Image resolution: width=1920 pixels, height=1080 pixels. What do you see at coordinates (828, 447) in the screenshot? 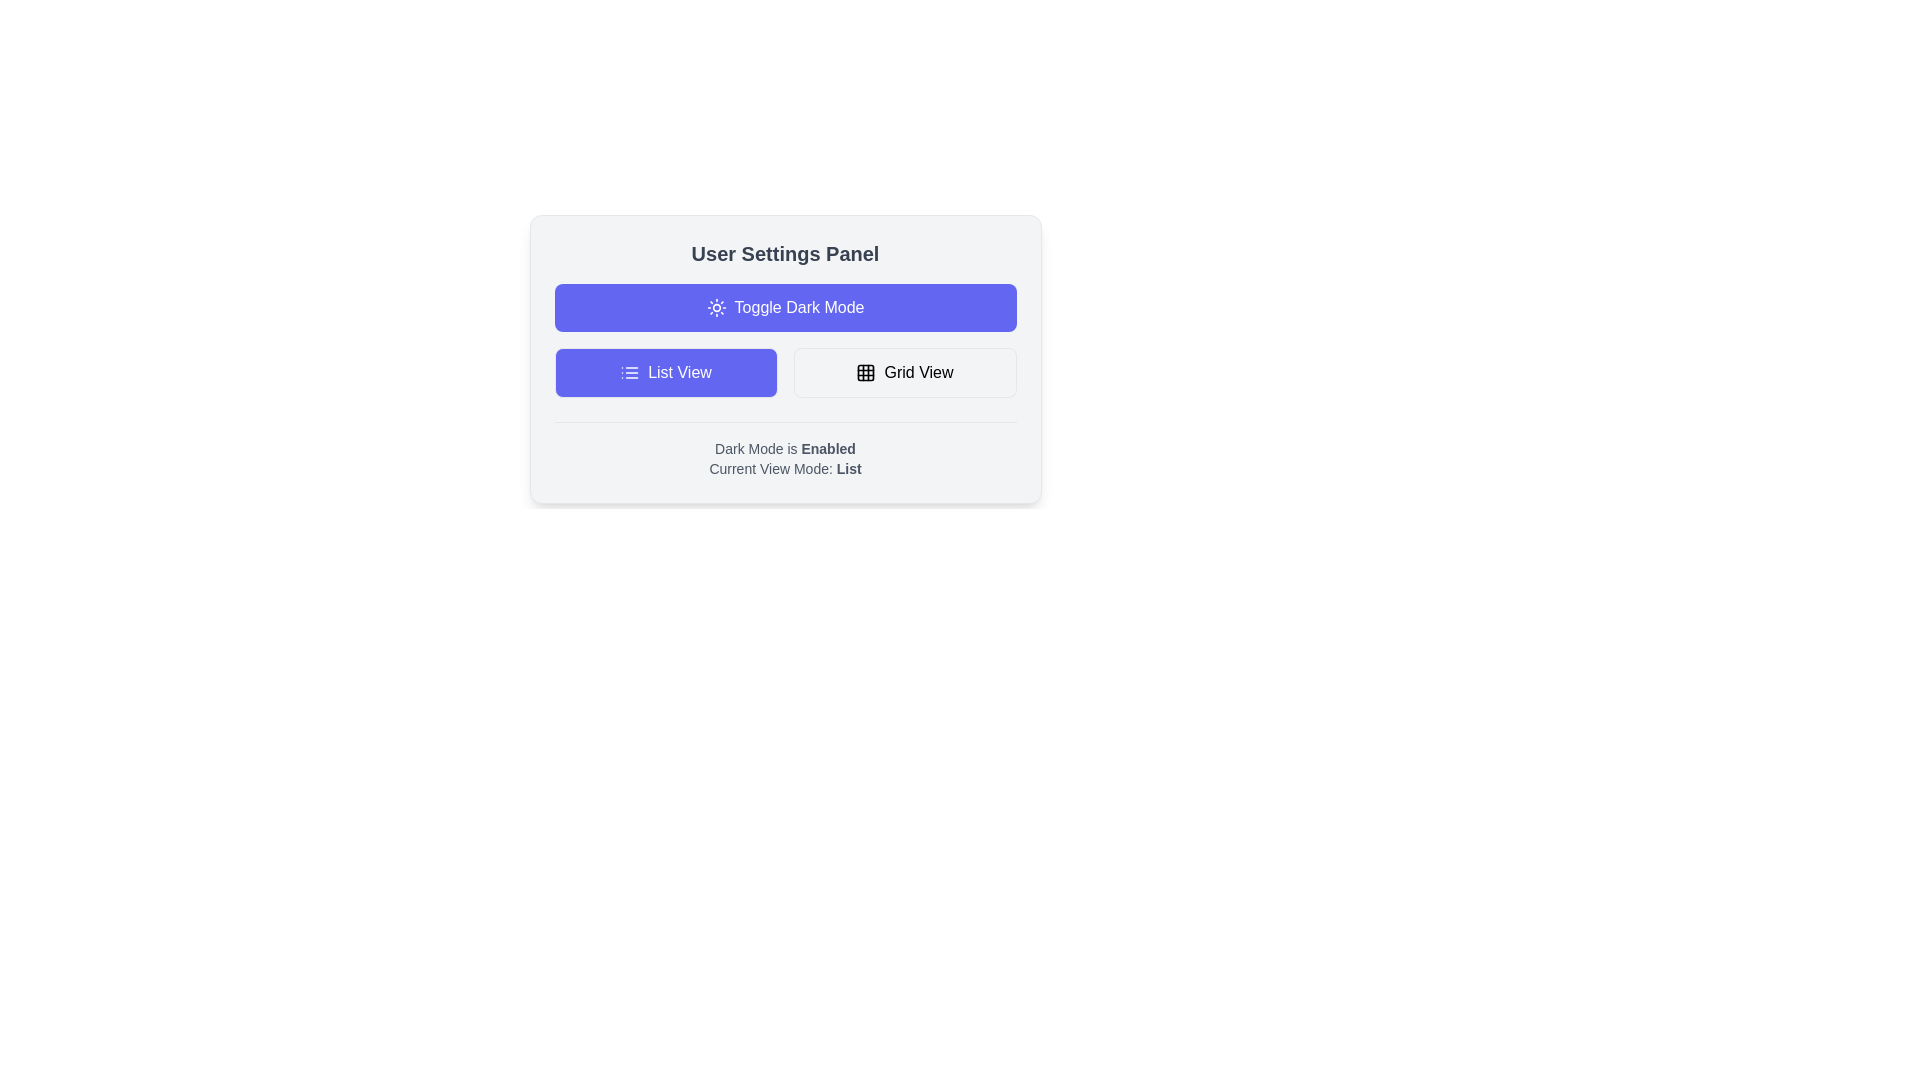
I see `the static text indicating that dark mode is currently enabled, located at the bottom-left of the card-like interface` at bounding box center [828, 447].